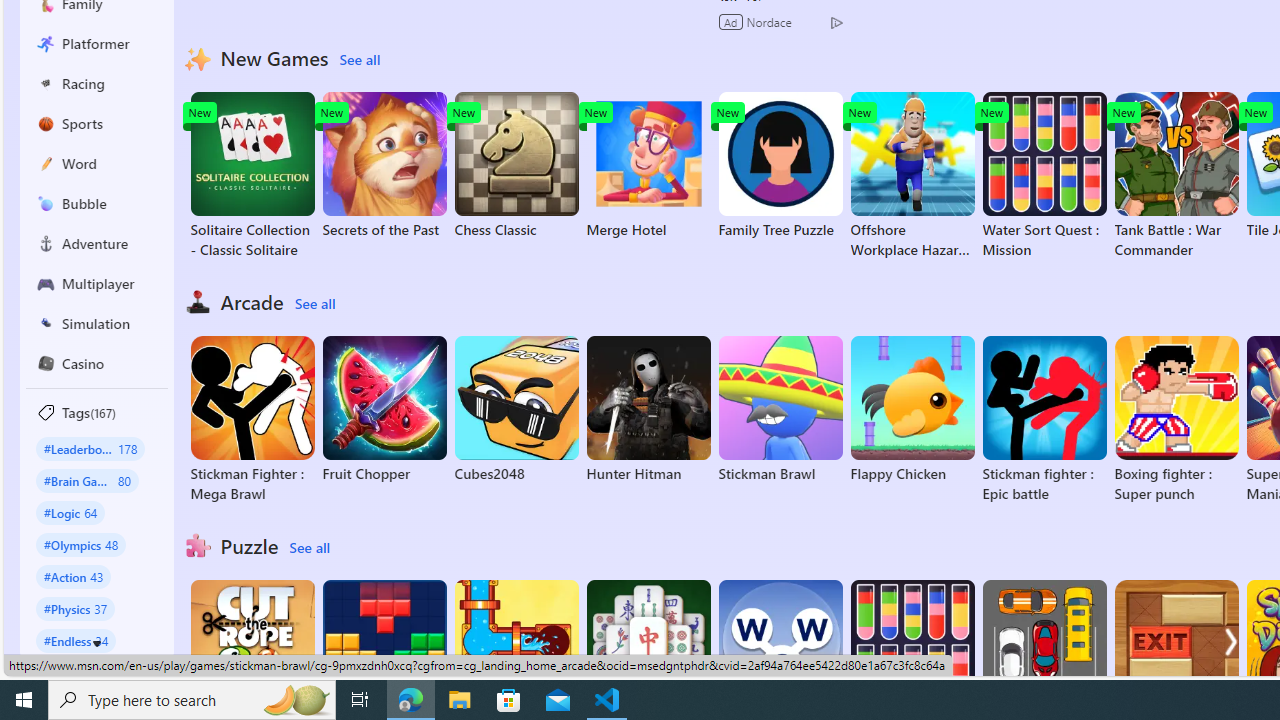 The width and height of the screenshot is (1280, 720). Describe the element at coordinates (911, 409) in the screenshot. I see `'Flappy Chicken'` at that location.